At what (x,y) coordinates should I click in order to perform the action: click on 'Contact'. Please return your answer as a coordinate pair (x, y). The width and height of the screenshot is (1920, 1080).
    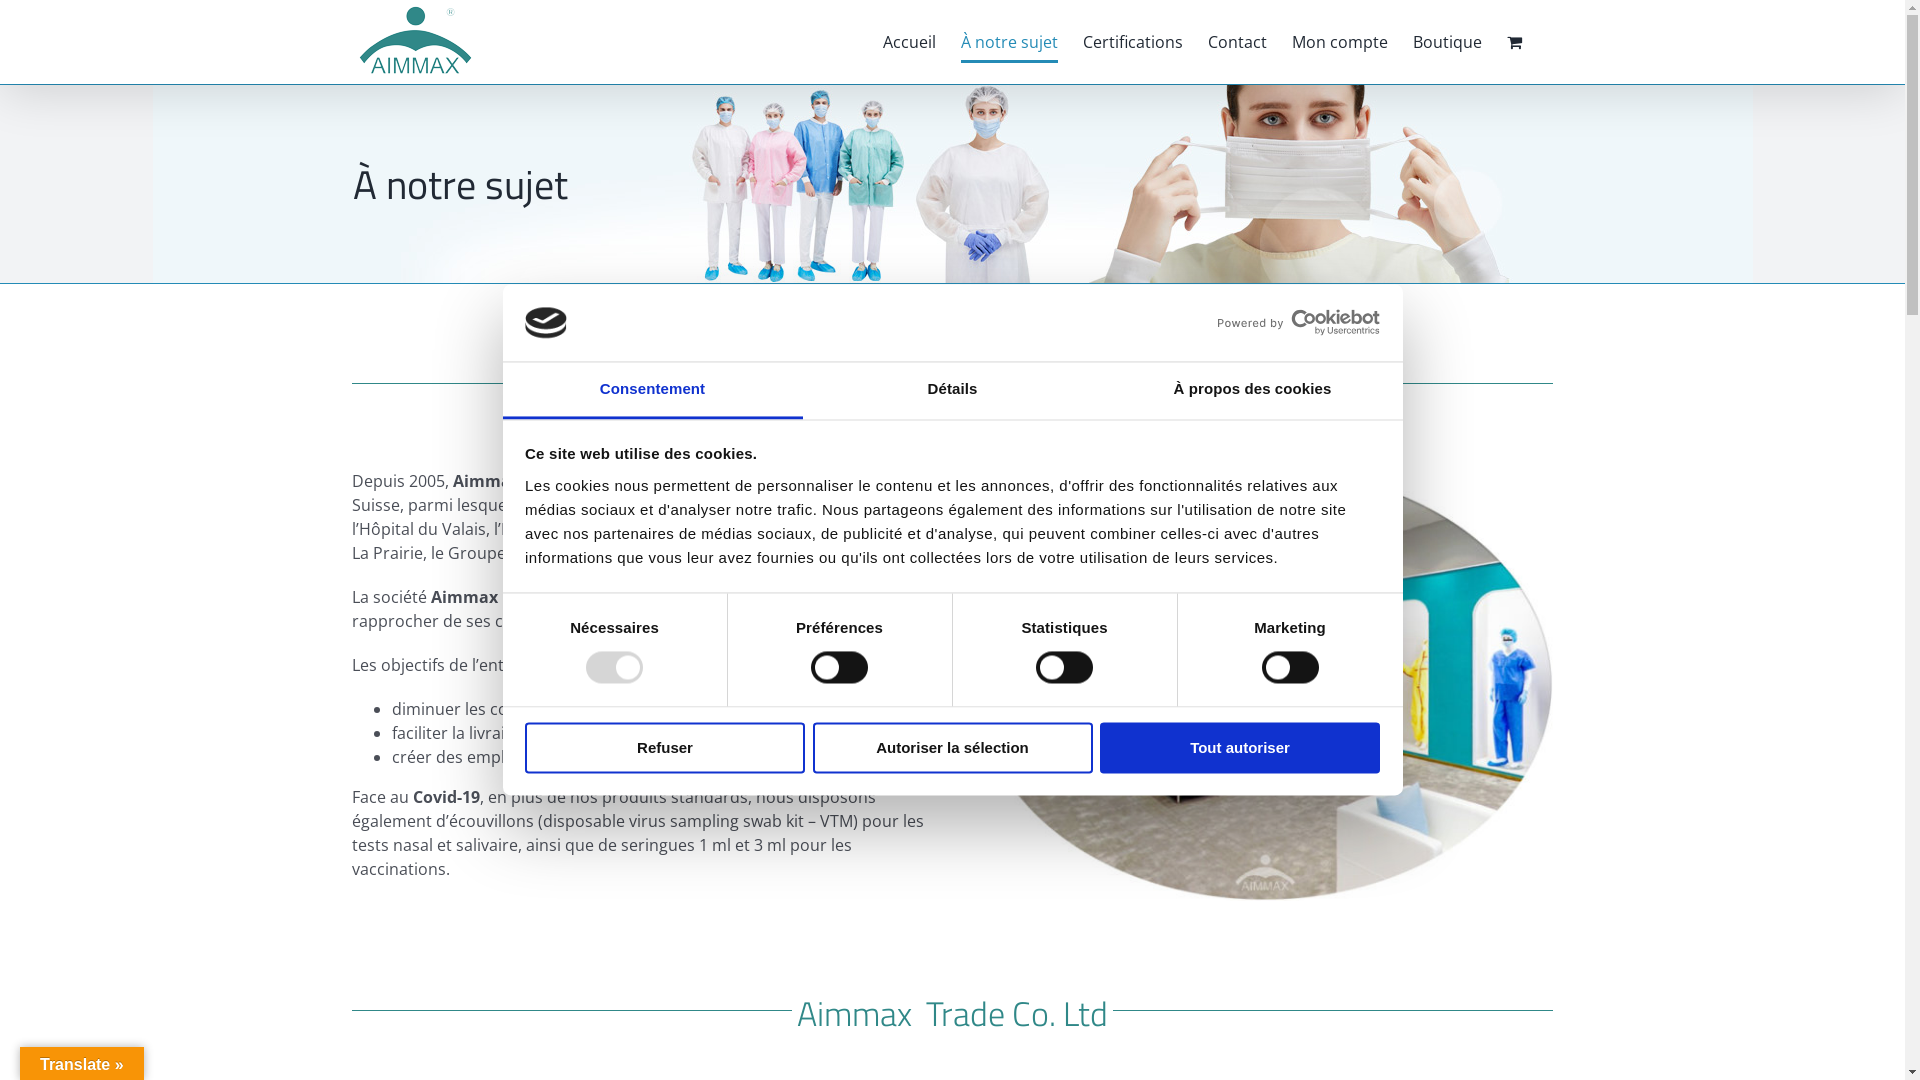
    Looking at the image, I should click on (1236, 42).